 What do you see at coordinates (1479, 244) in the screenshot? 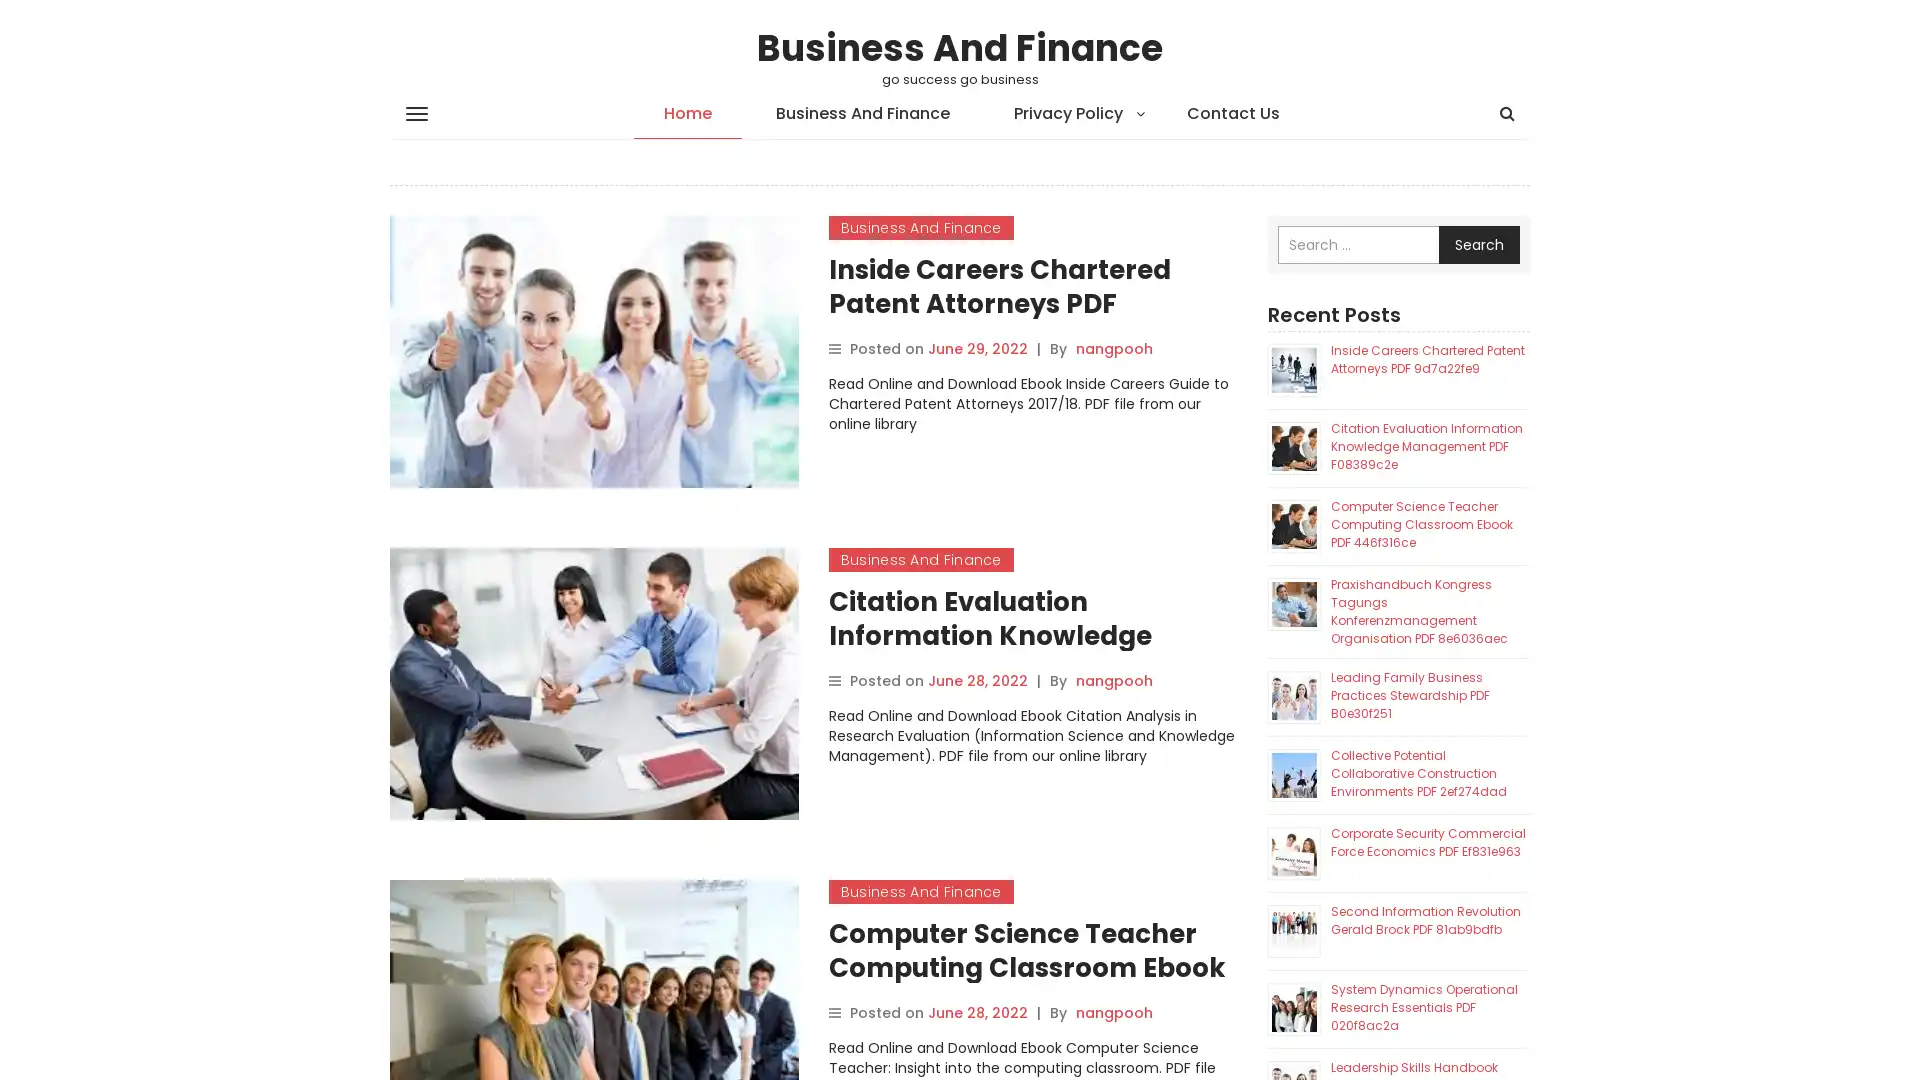
I see `Search` at bounding box center [1479, 244].